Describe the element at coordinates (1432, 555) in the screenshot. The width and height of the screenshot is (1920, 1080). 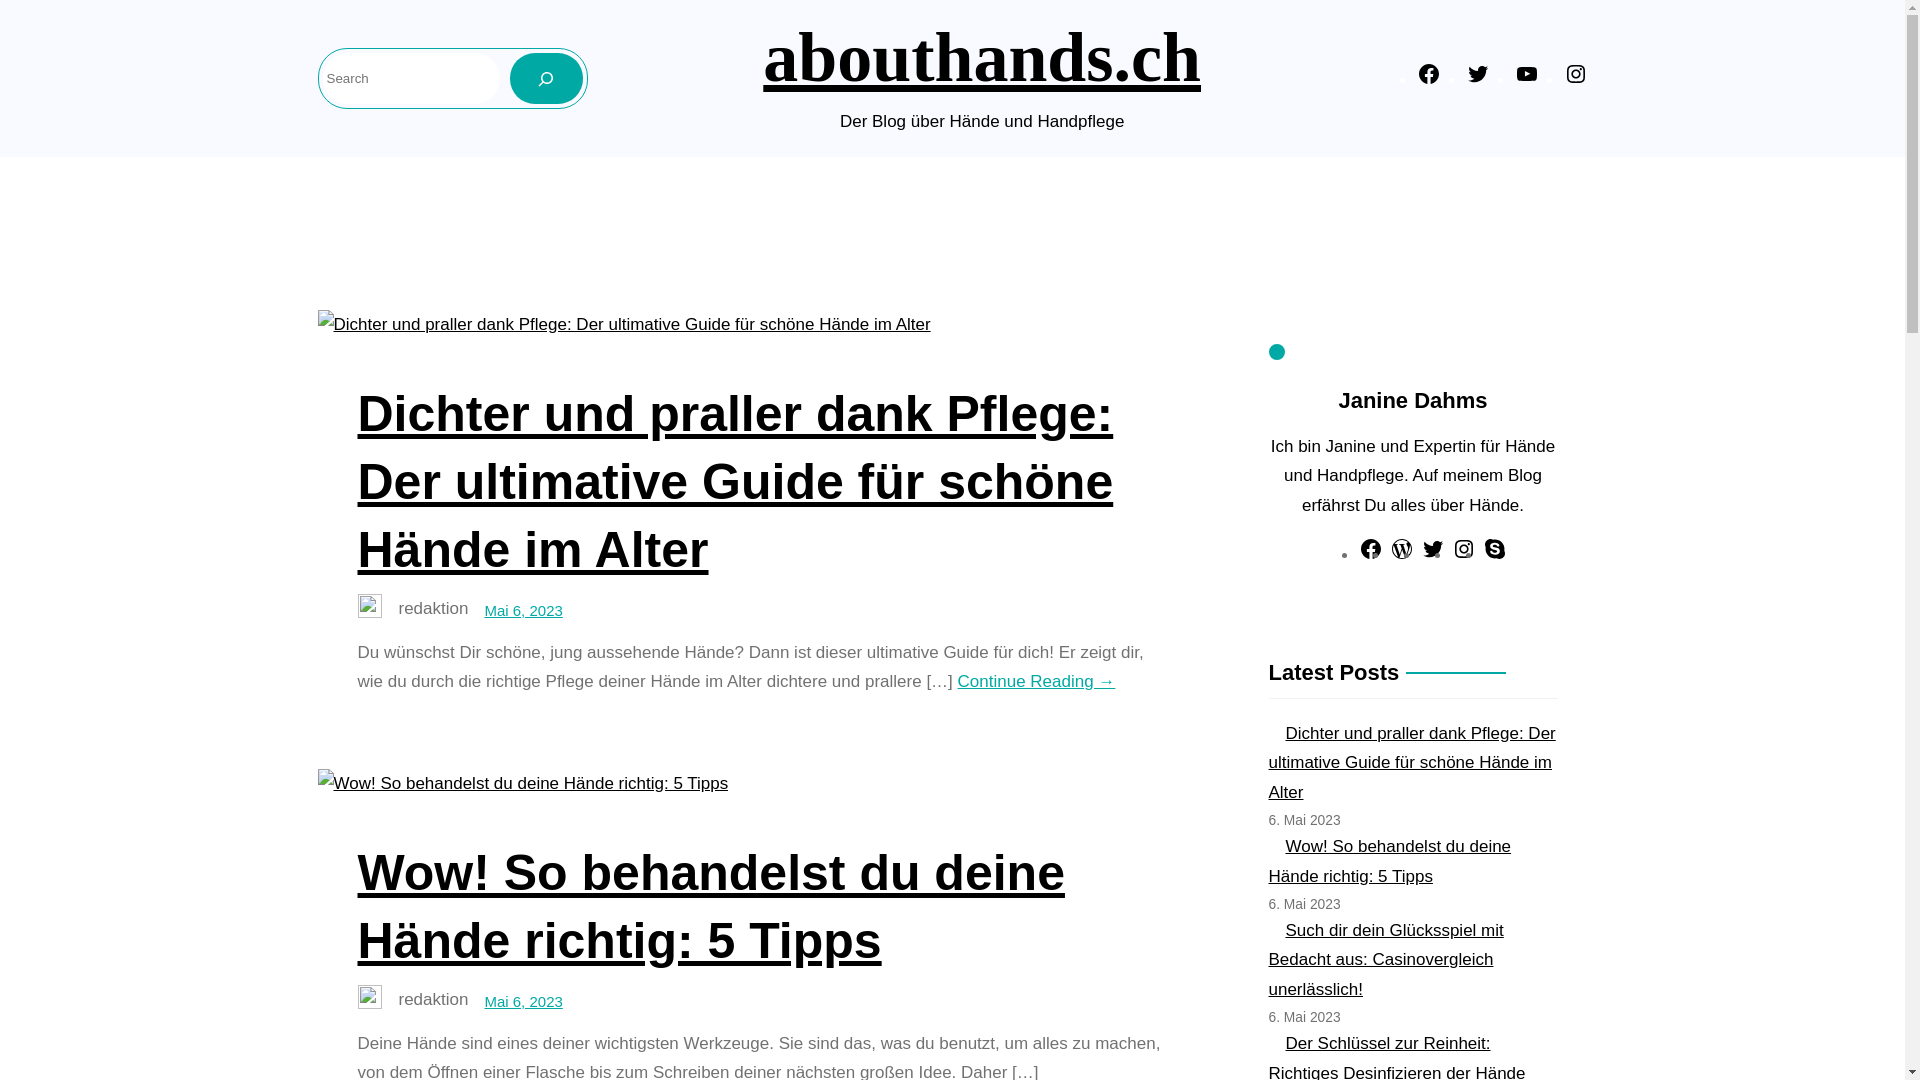
I see `'Twitter'` at that location.